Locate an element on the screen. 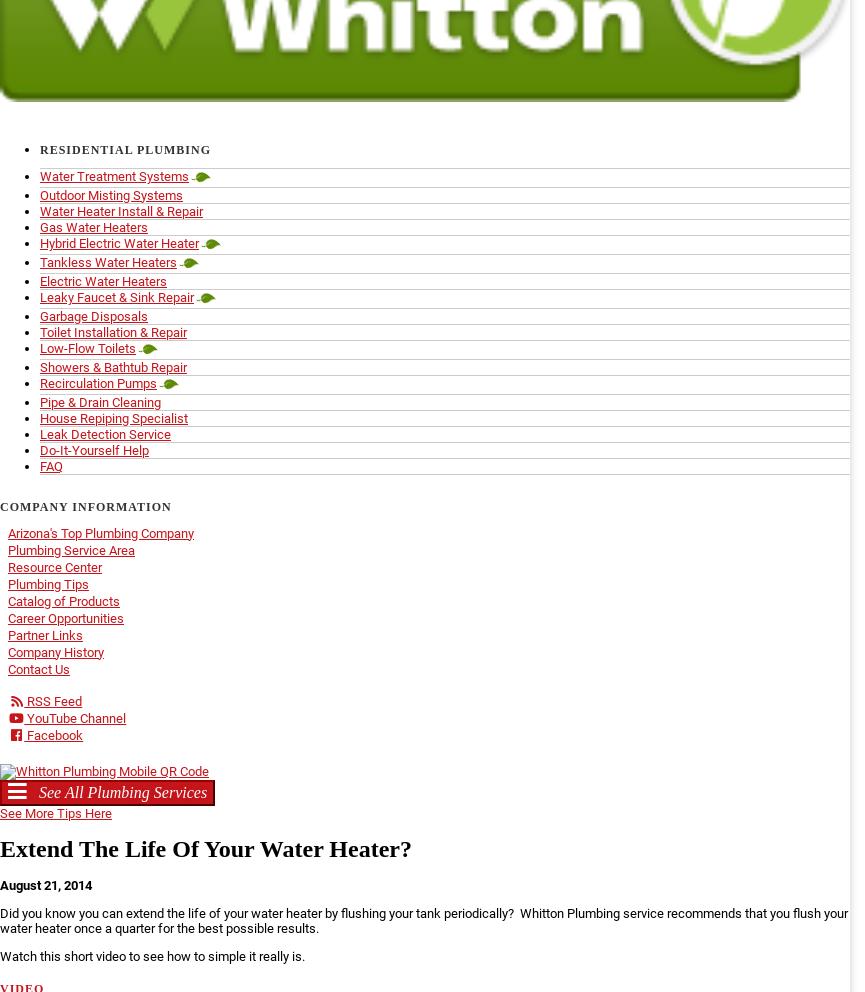 This screenshot has height=992, width=865. 'Recirculation Pumps' is located at coordinates (98, 383).